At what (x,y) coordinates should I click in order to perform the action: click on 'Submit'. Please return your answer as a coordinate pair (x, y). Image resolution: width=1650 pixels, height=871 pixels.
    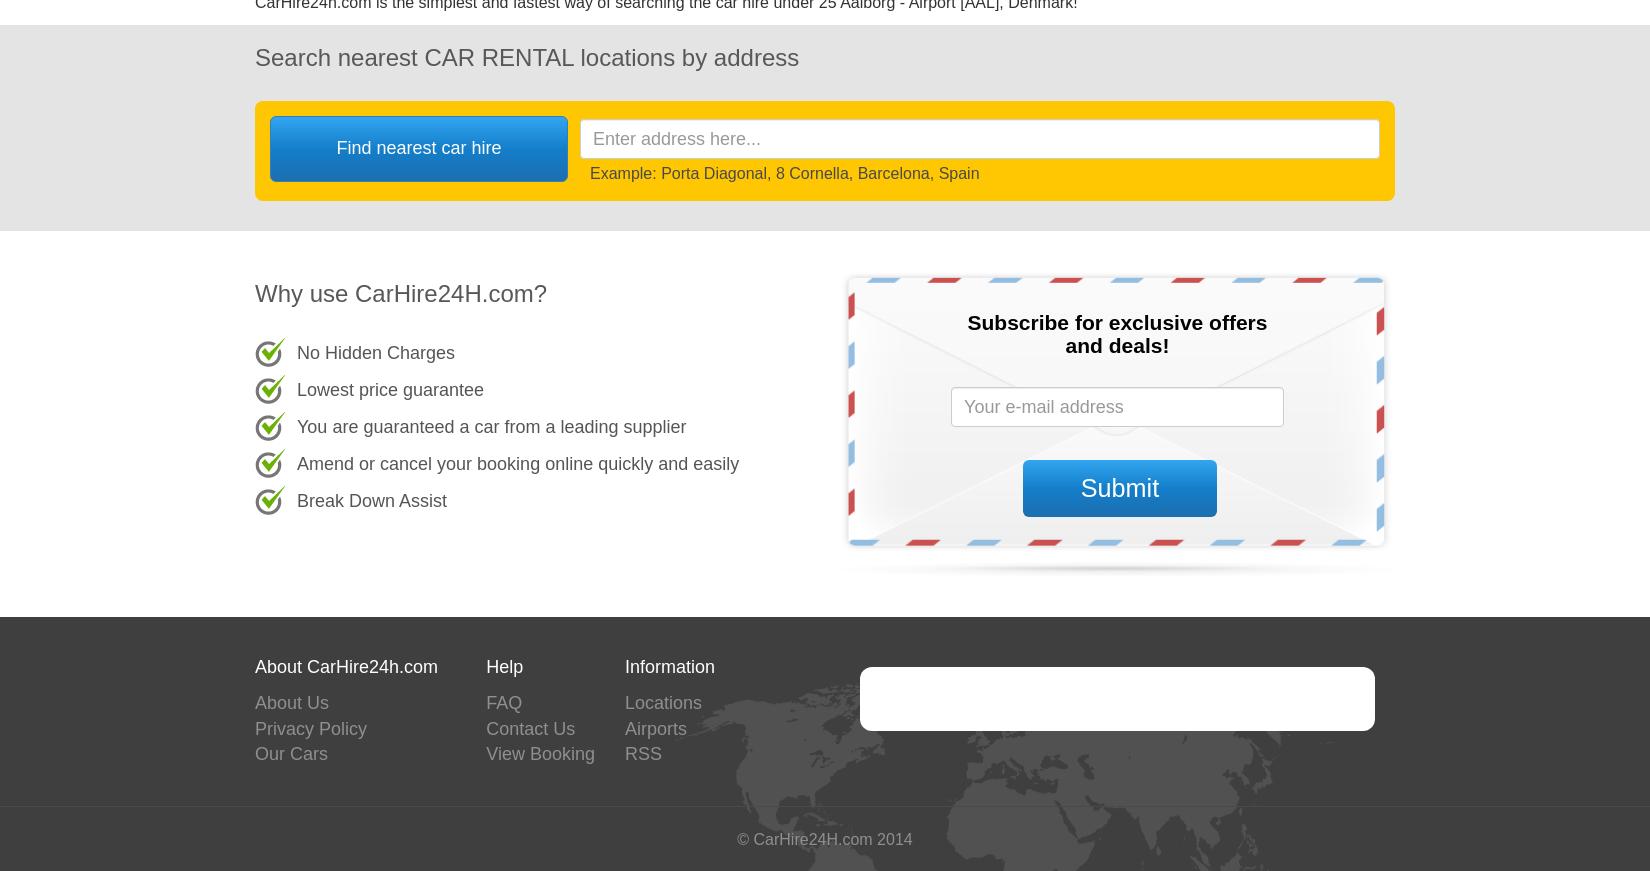
    Looking at the image, I should click on (1079, 486).